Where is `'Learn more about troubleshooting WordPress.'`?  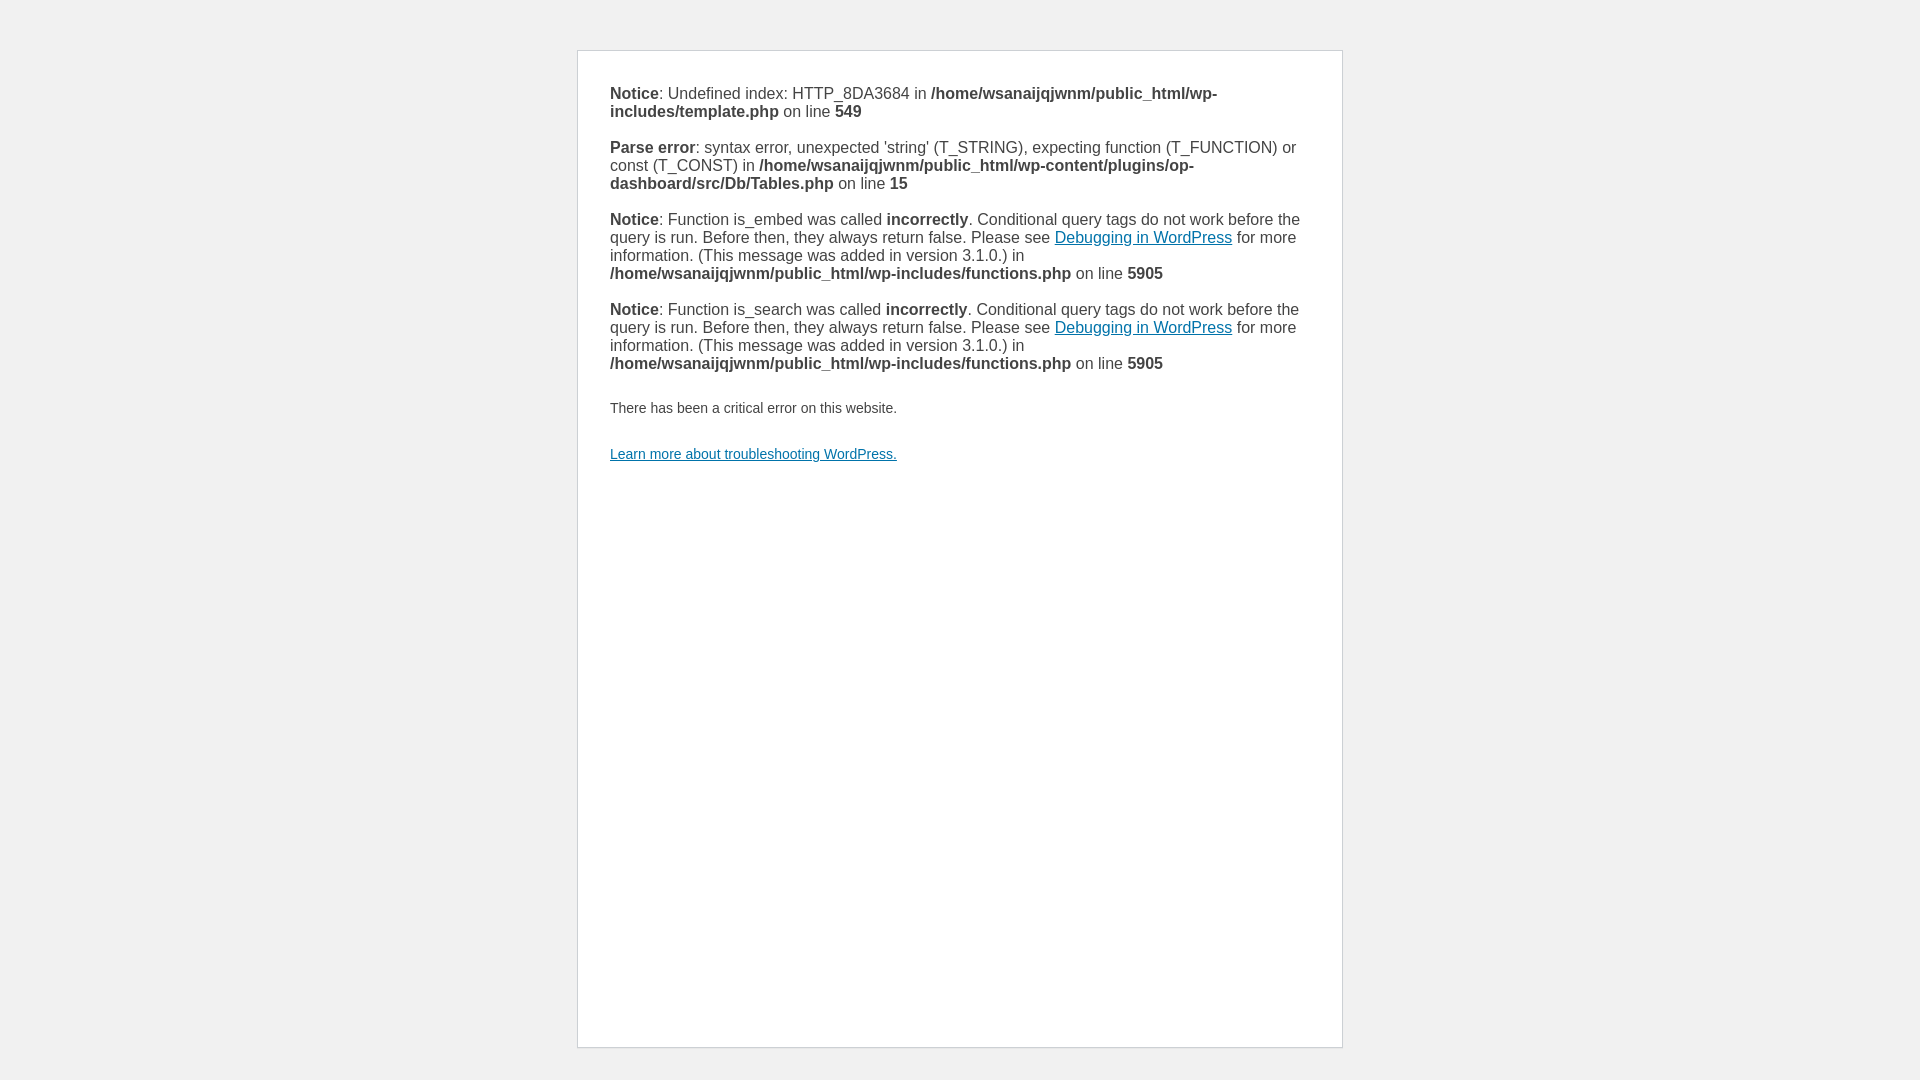 'Learn more about troubleshooting WordPress.' is located at coordinates (752, 454).